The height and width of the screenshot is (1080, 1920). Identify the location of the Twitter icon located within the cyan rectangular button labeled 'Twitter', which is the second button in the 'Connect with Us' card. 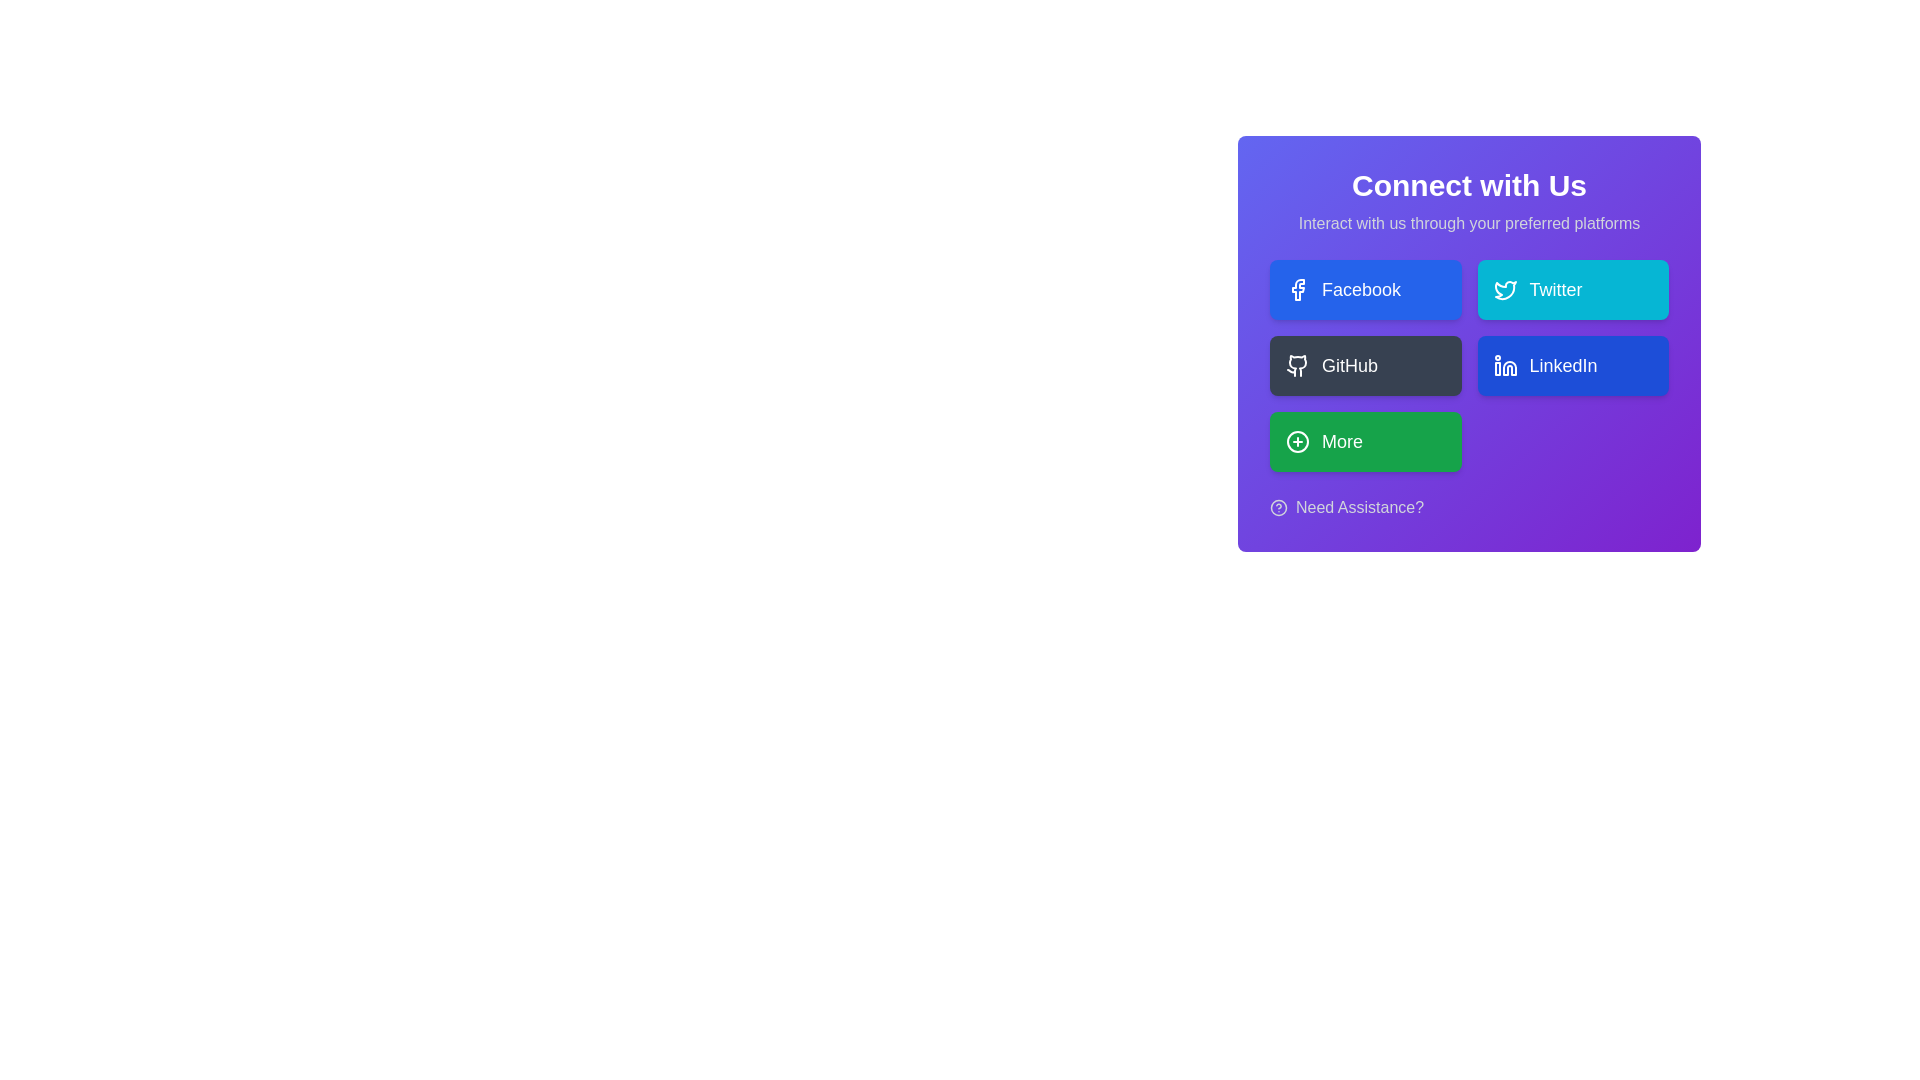
(1505, 289).